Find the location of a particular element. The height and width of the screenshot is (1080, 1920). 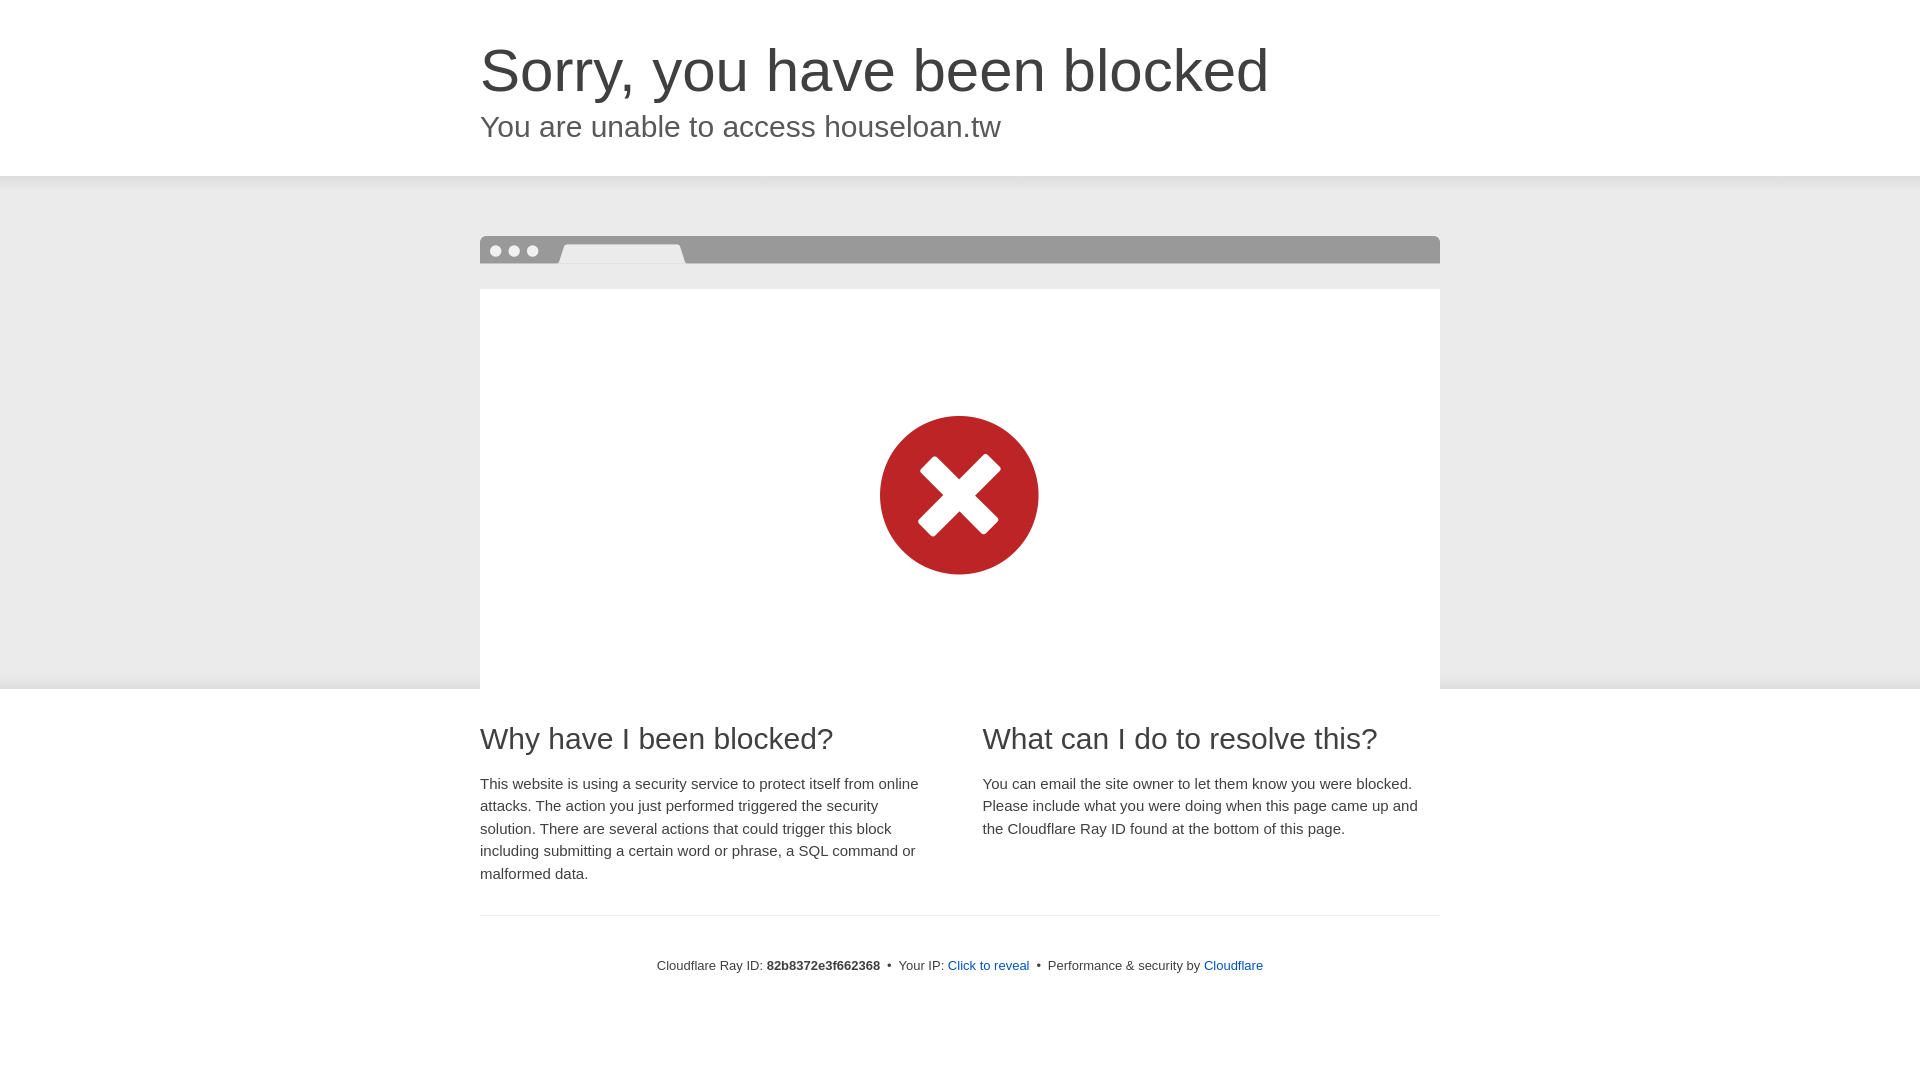

'Click to reveal' is located at coordinates (947, 964).